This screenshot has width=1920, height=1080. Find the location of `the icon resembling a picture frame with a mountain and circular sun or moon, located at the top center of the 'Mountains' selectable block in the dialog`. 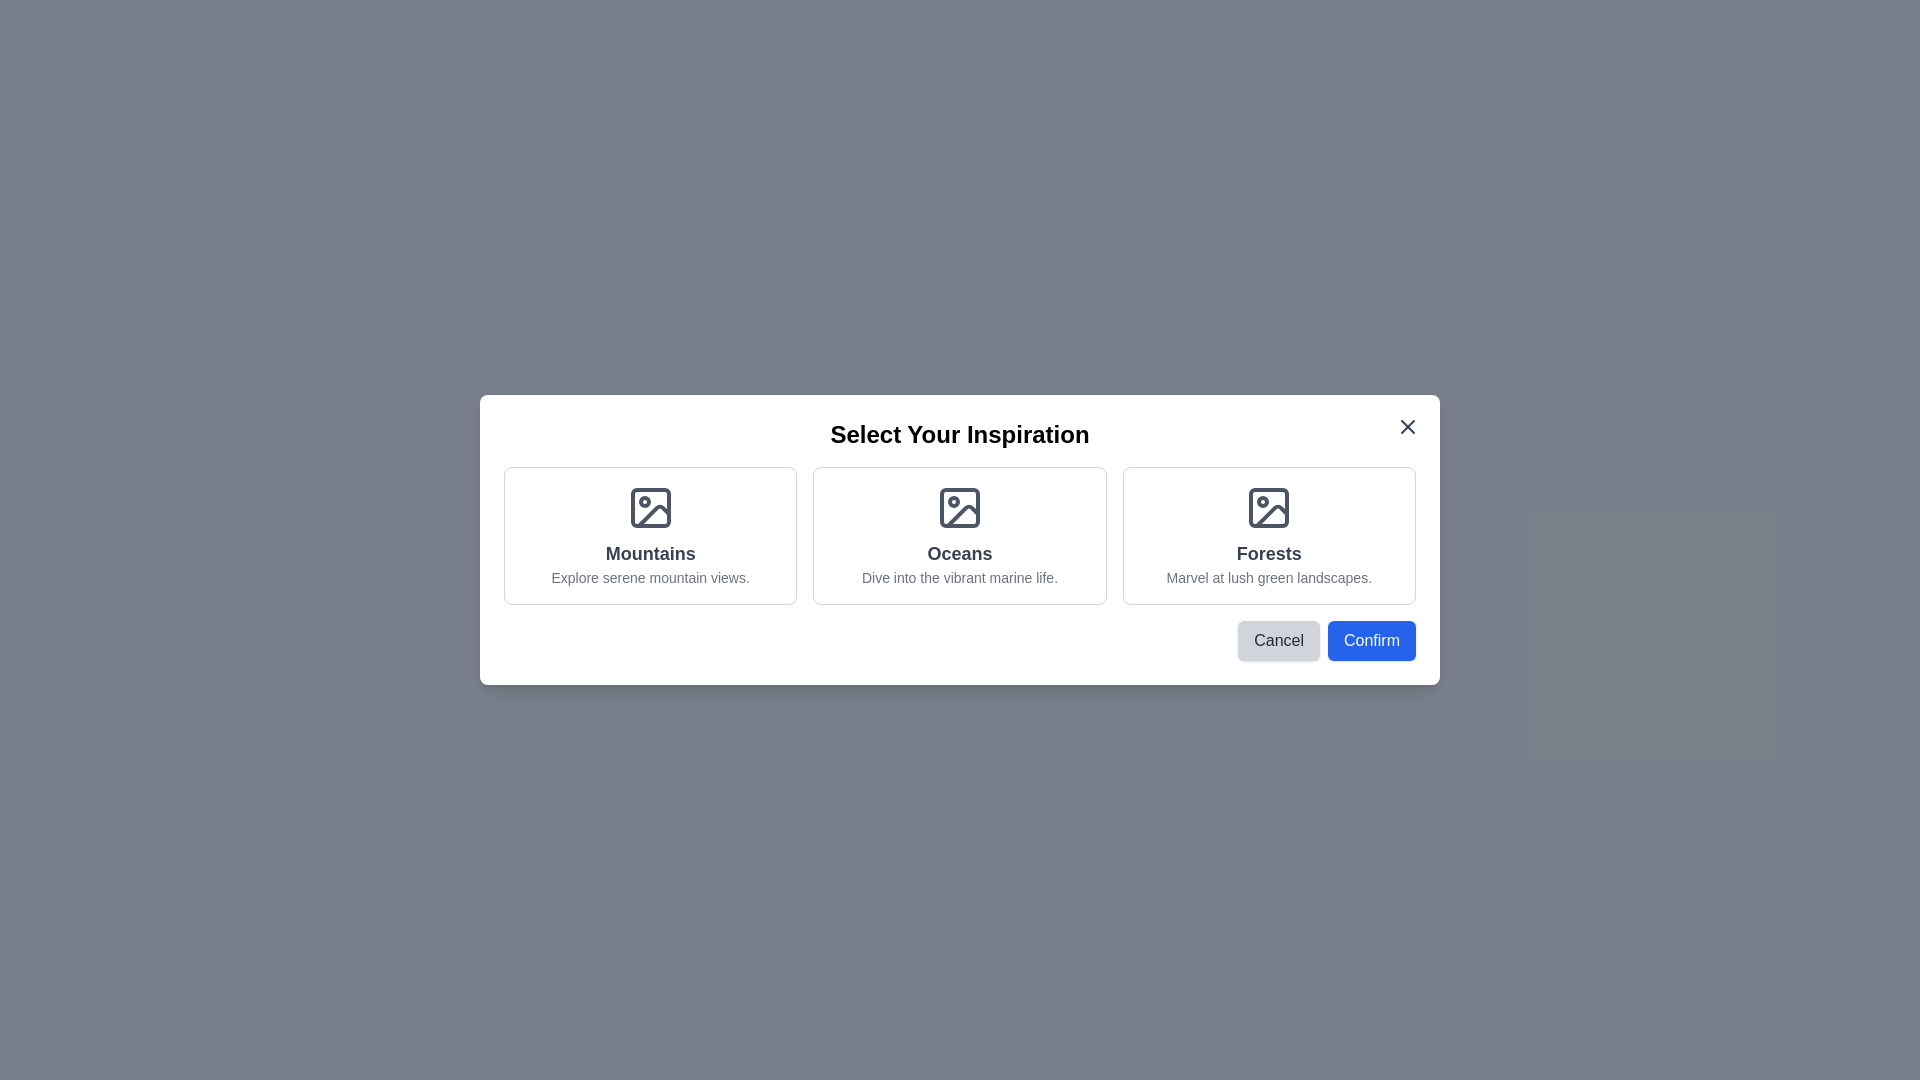

the icon resembling a picture frame with a mountain and circular sun or moon, located at the top center of the 'Mountains' selectable block in the dialog is located at coordinates (650, 507).